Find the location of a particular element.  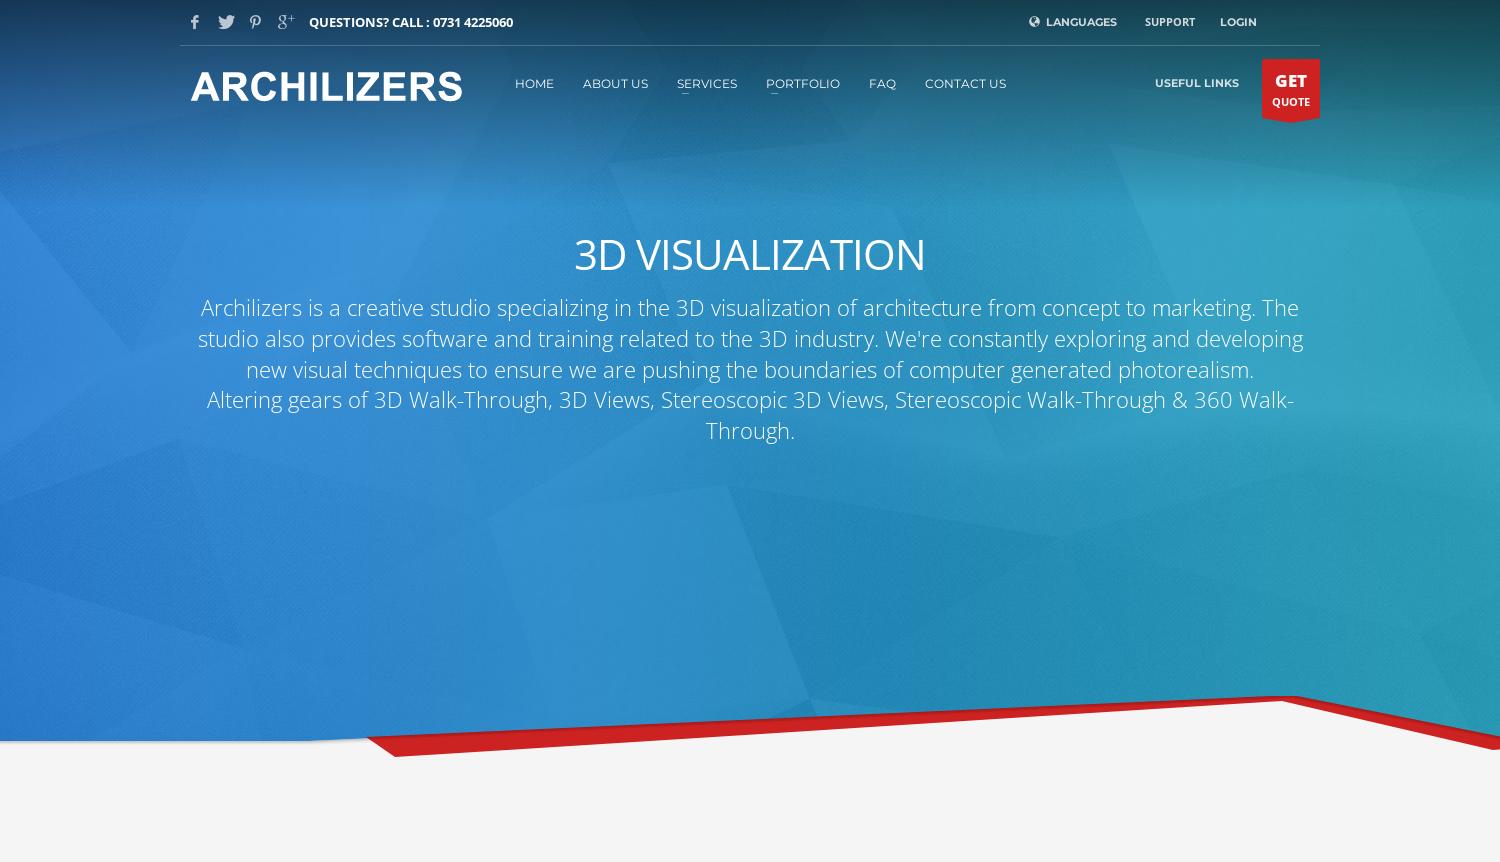

'PORTFOLIO' is located at coordinates (802, 81).